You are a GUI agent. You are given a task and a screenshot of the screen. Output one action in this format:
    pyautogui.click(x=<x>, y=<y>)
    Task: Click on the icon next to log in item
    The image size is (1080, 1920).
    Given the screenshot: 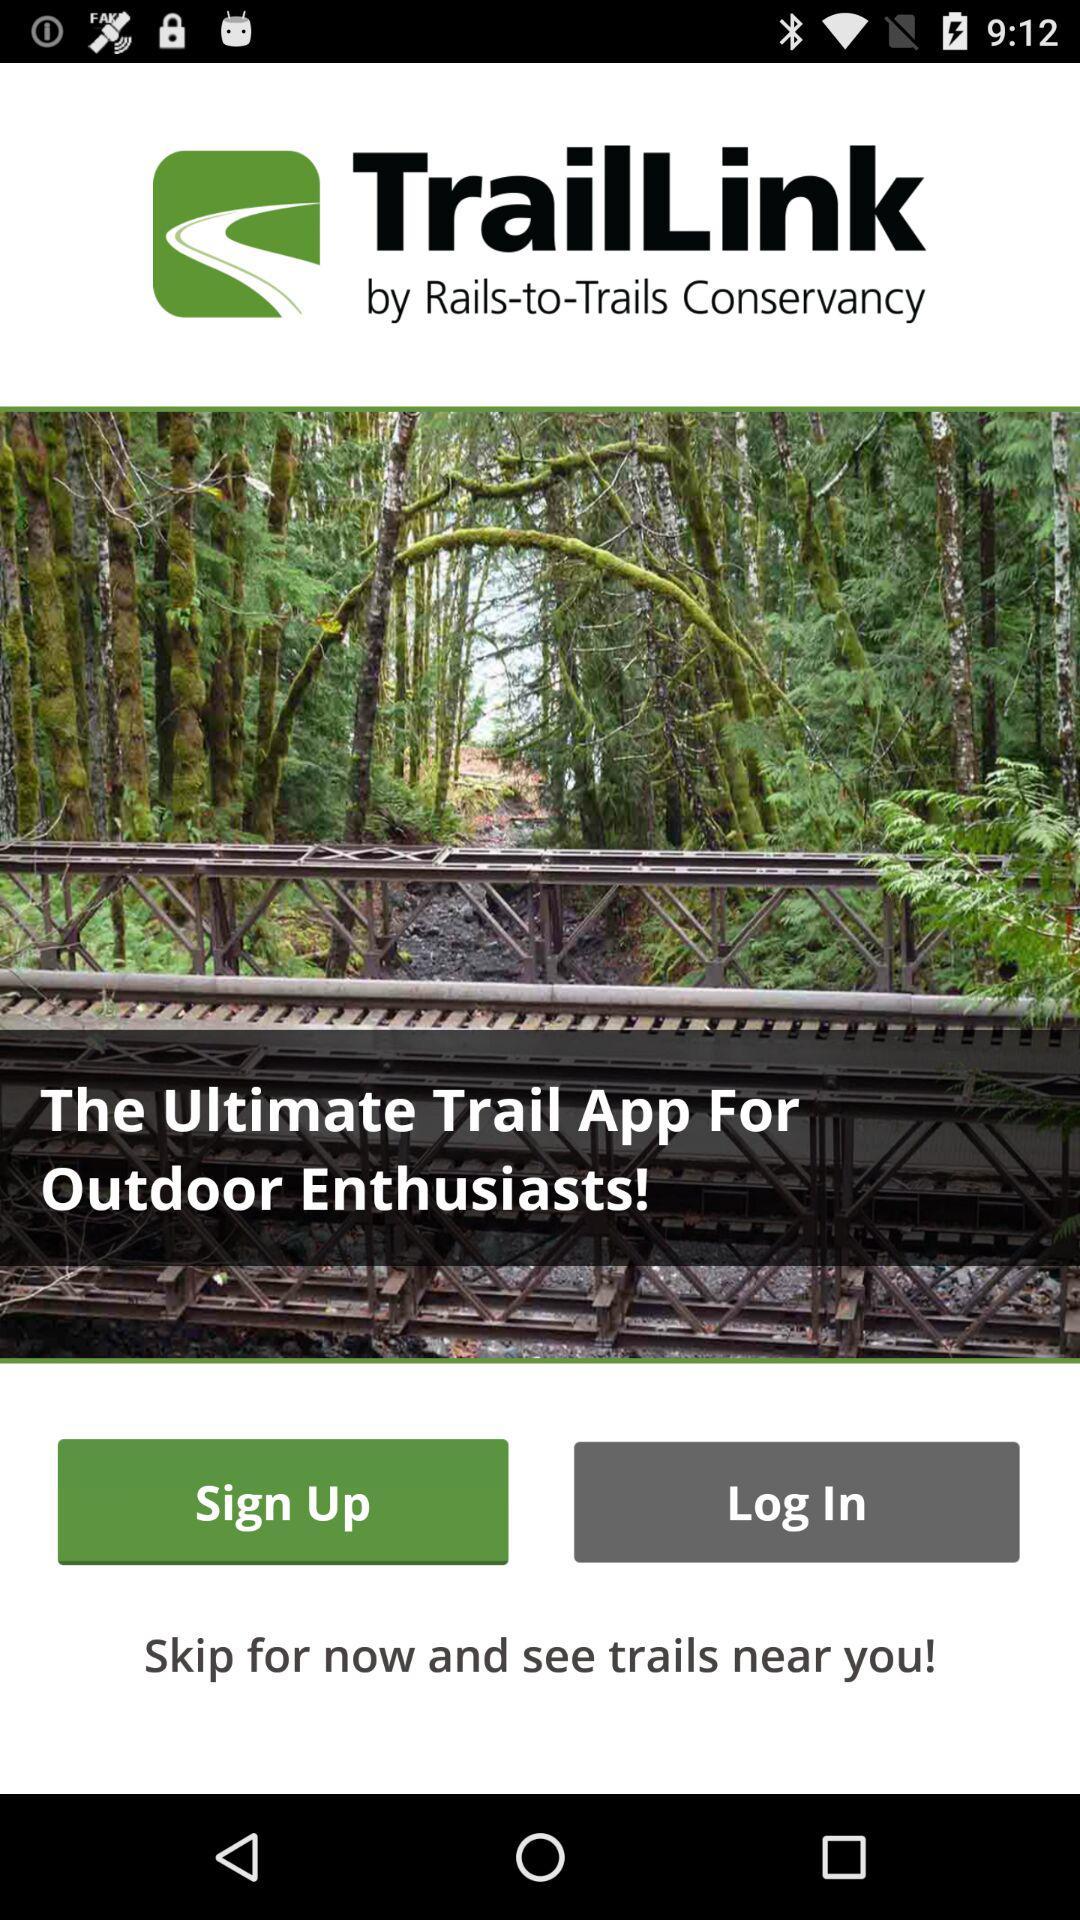 What is the action you would take?
    pyautogui.click(x=283, y=1502)
    